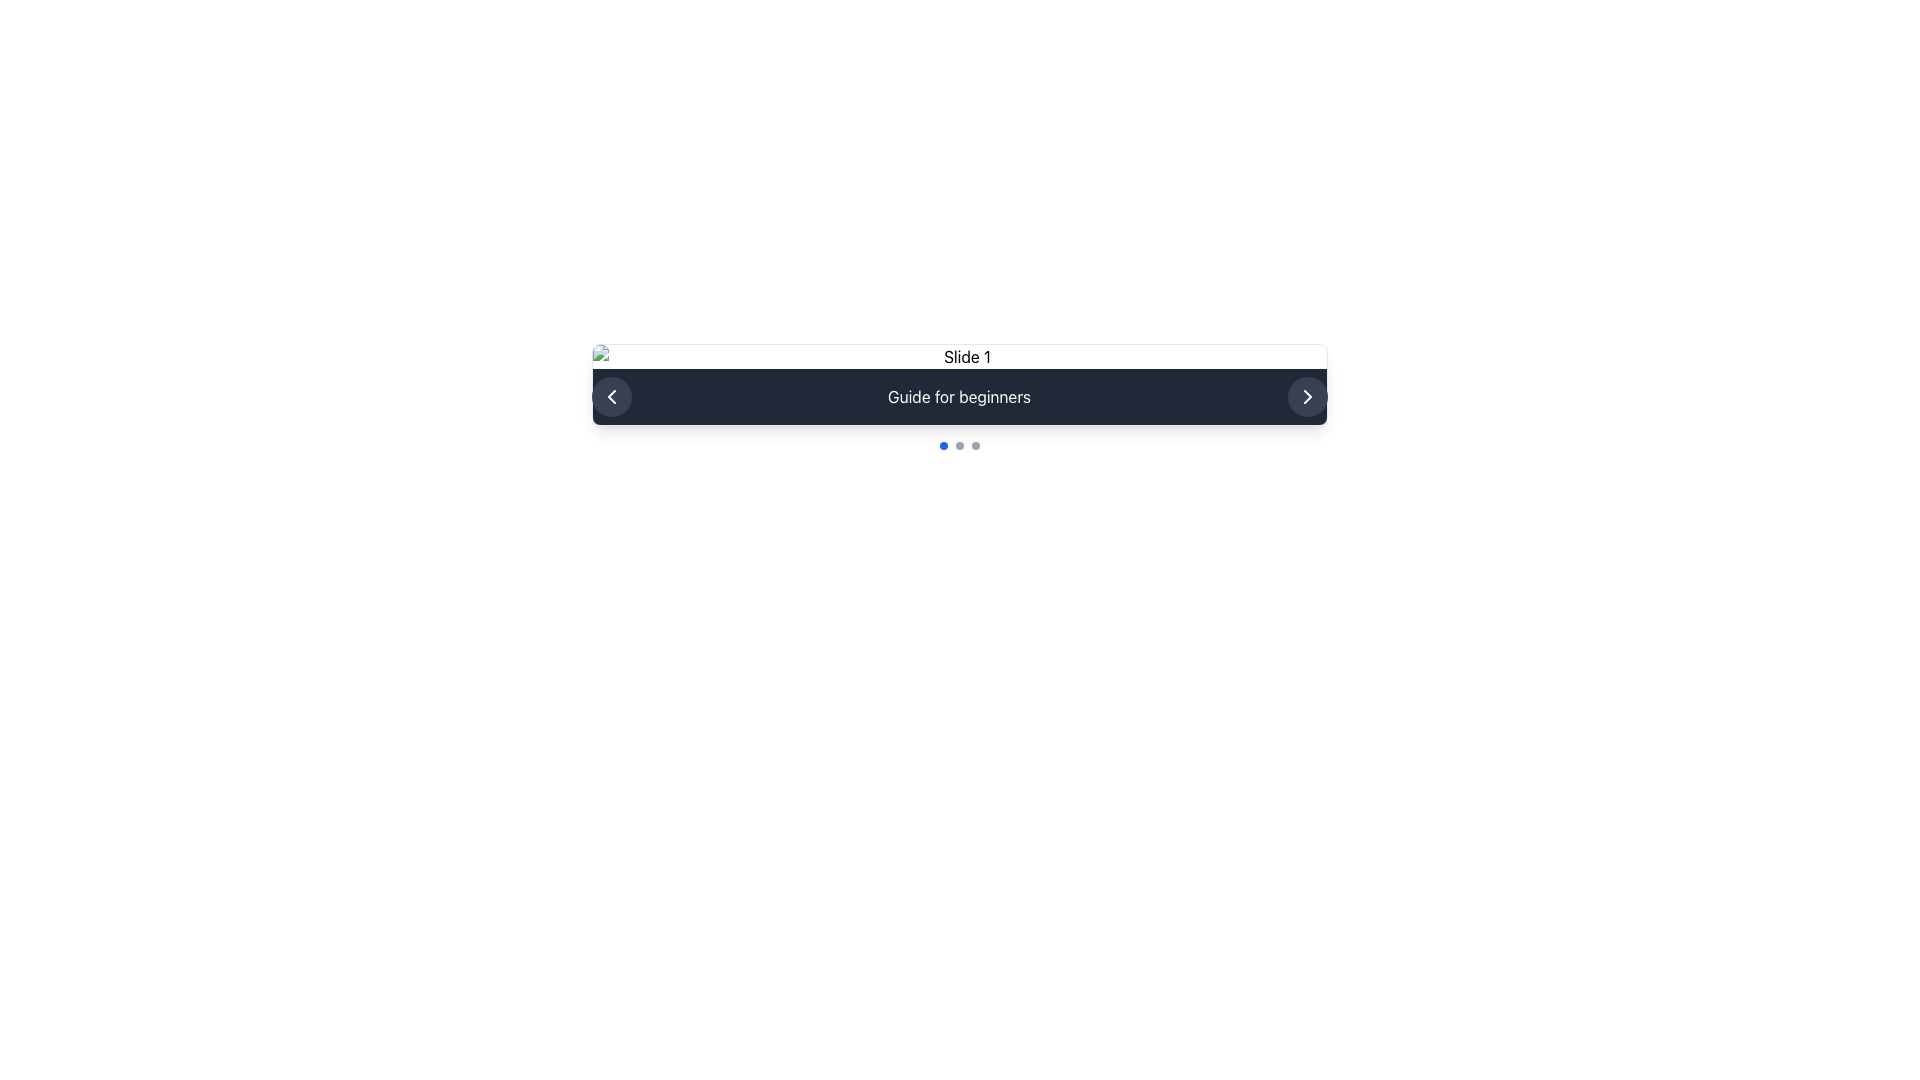 This screenshot has height=1080, width=1920. I want to click on the navigation button located on the right side of the carousel, so click(1307, 397).